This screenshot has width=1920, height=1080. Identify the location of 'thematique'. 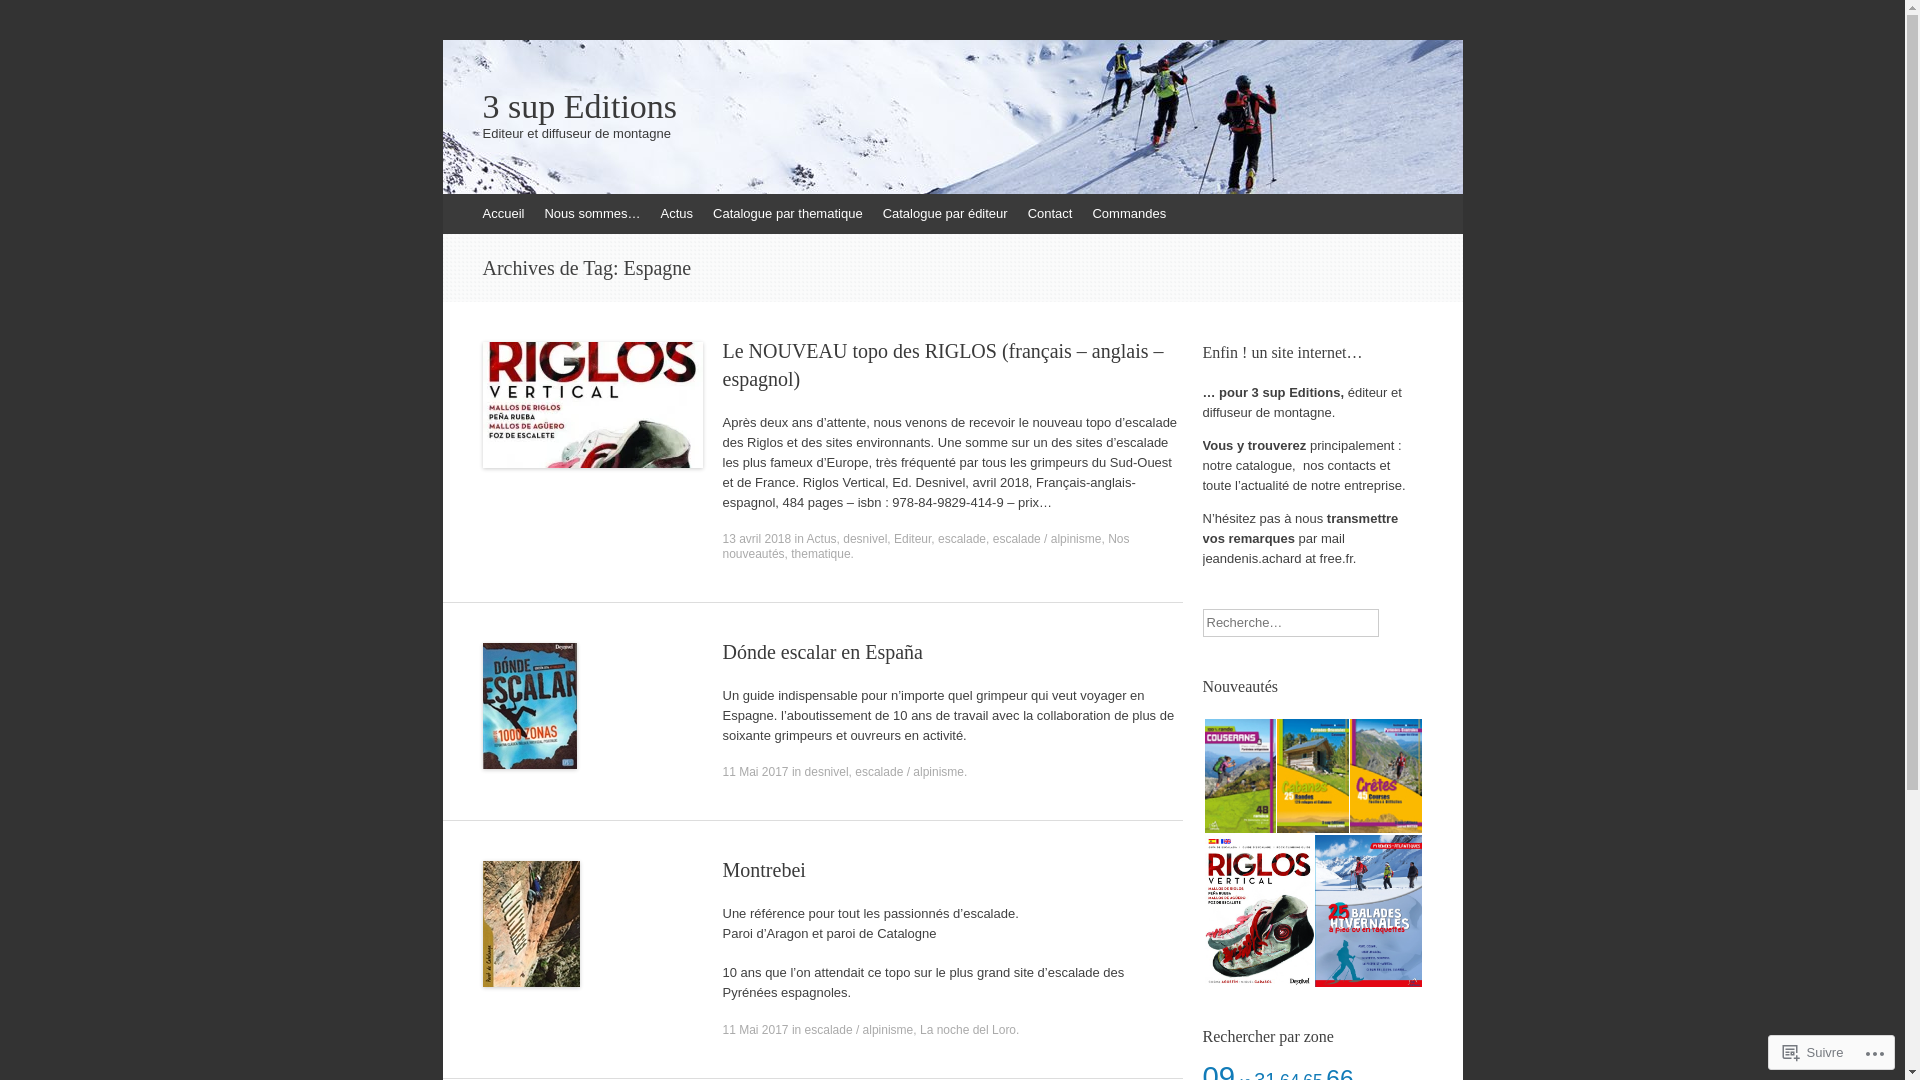
(820, 554).